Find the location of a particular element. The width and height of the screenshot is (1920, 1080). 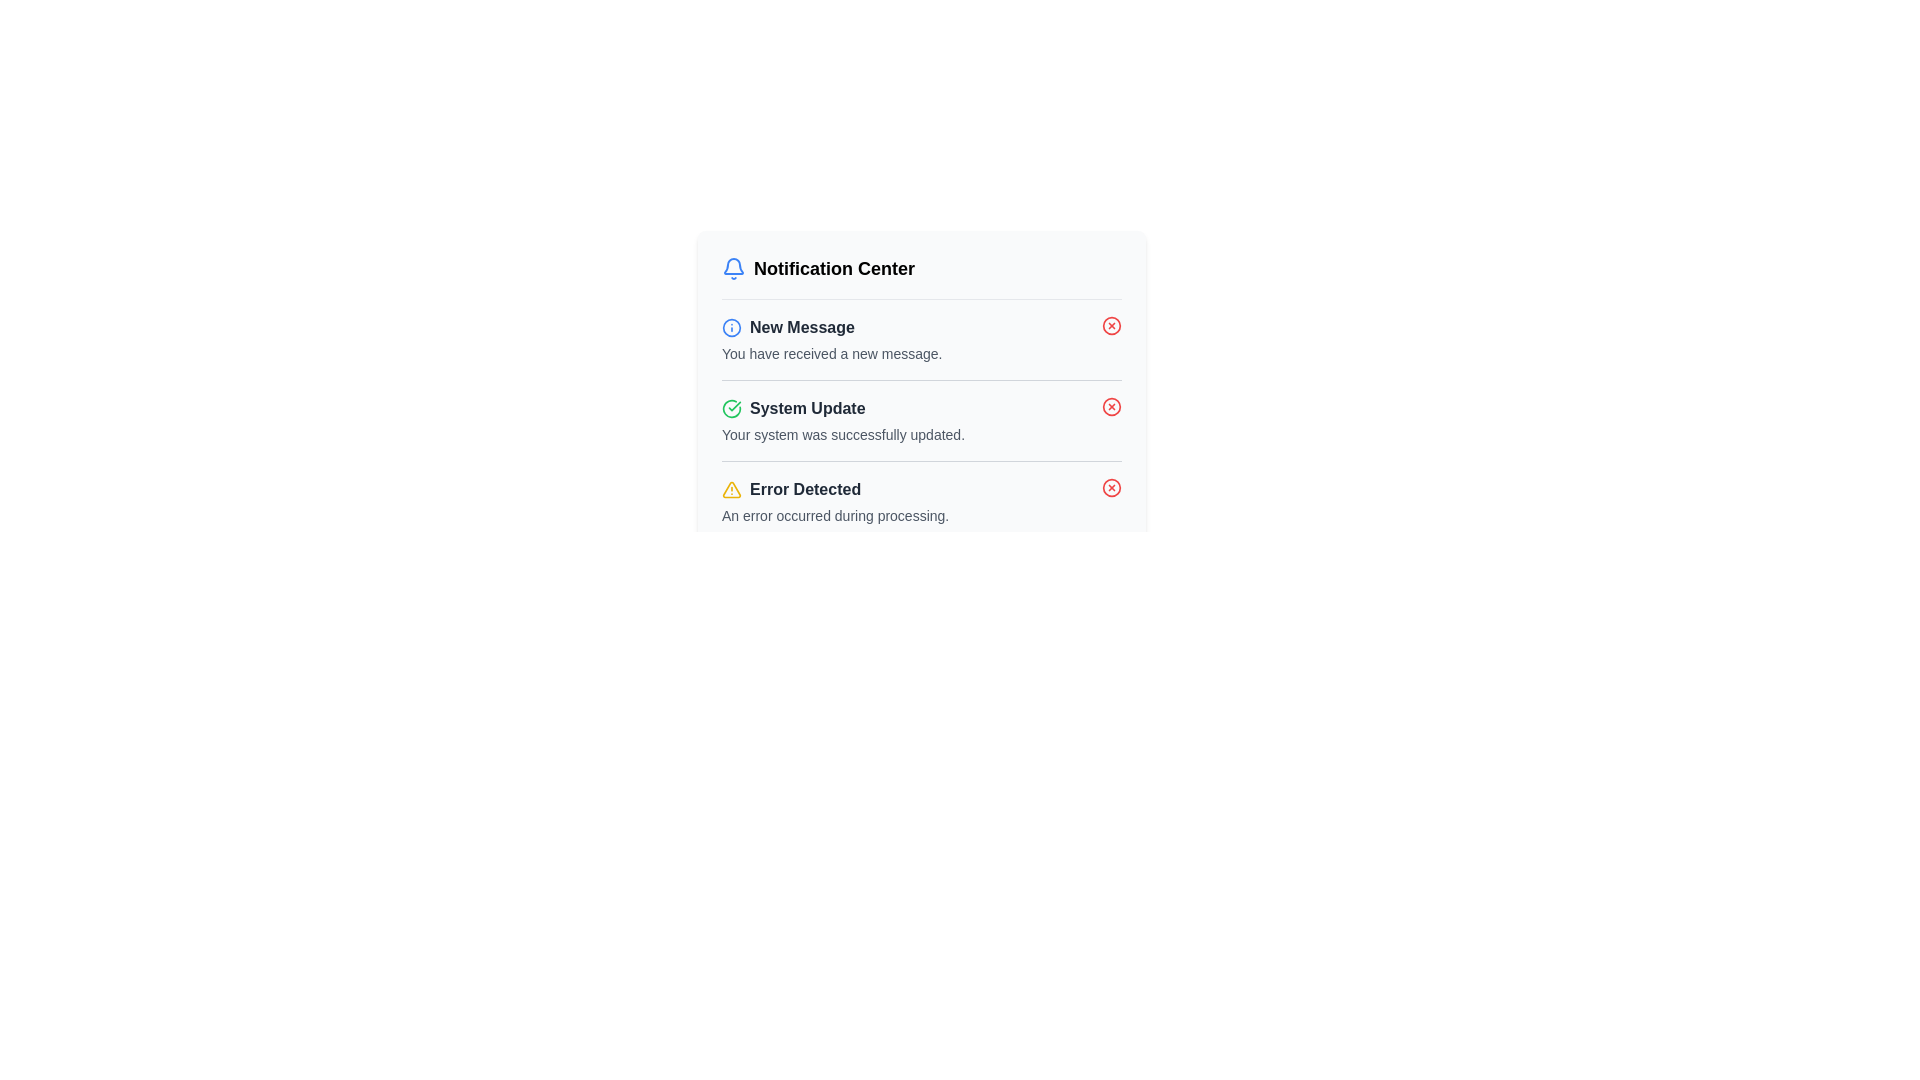

the title 'System Update' or the green circle checkmark icon of the notification for additional details is located at coordinates (920, 419).